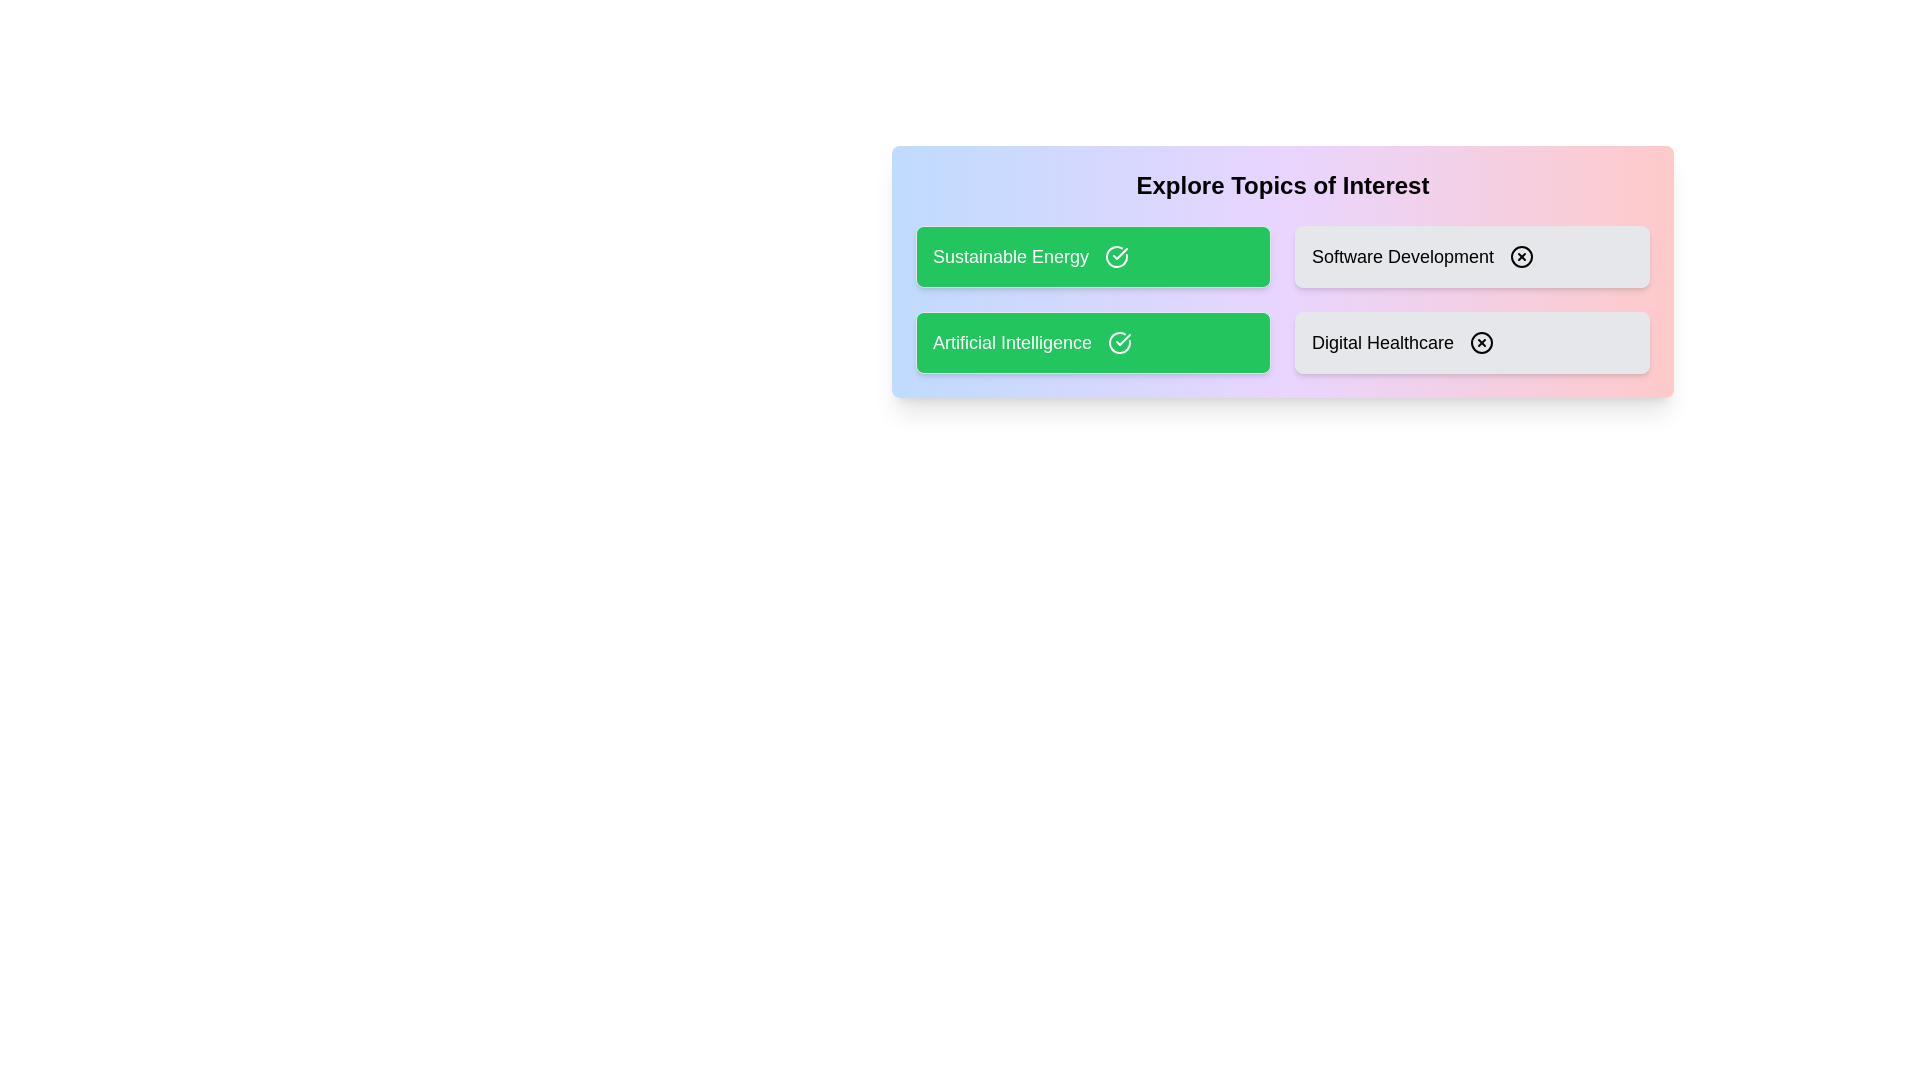 The width and height of the screenshot is (1920, 1080). What do you see at coordinates (1472, 342) in the screenshot?
I see `the topic card labeled Digital Healthcare to toggle its selection state` at bounding box center [1472, 342].